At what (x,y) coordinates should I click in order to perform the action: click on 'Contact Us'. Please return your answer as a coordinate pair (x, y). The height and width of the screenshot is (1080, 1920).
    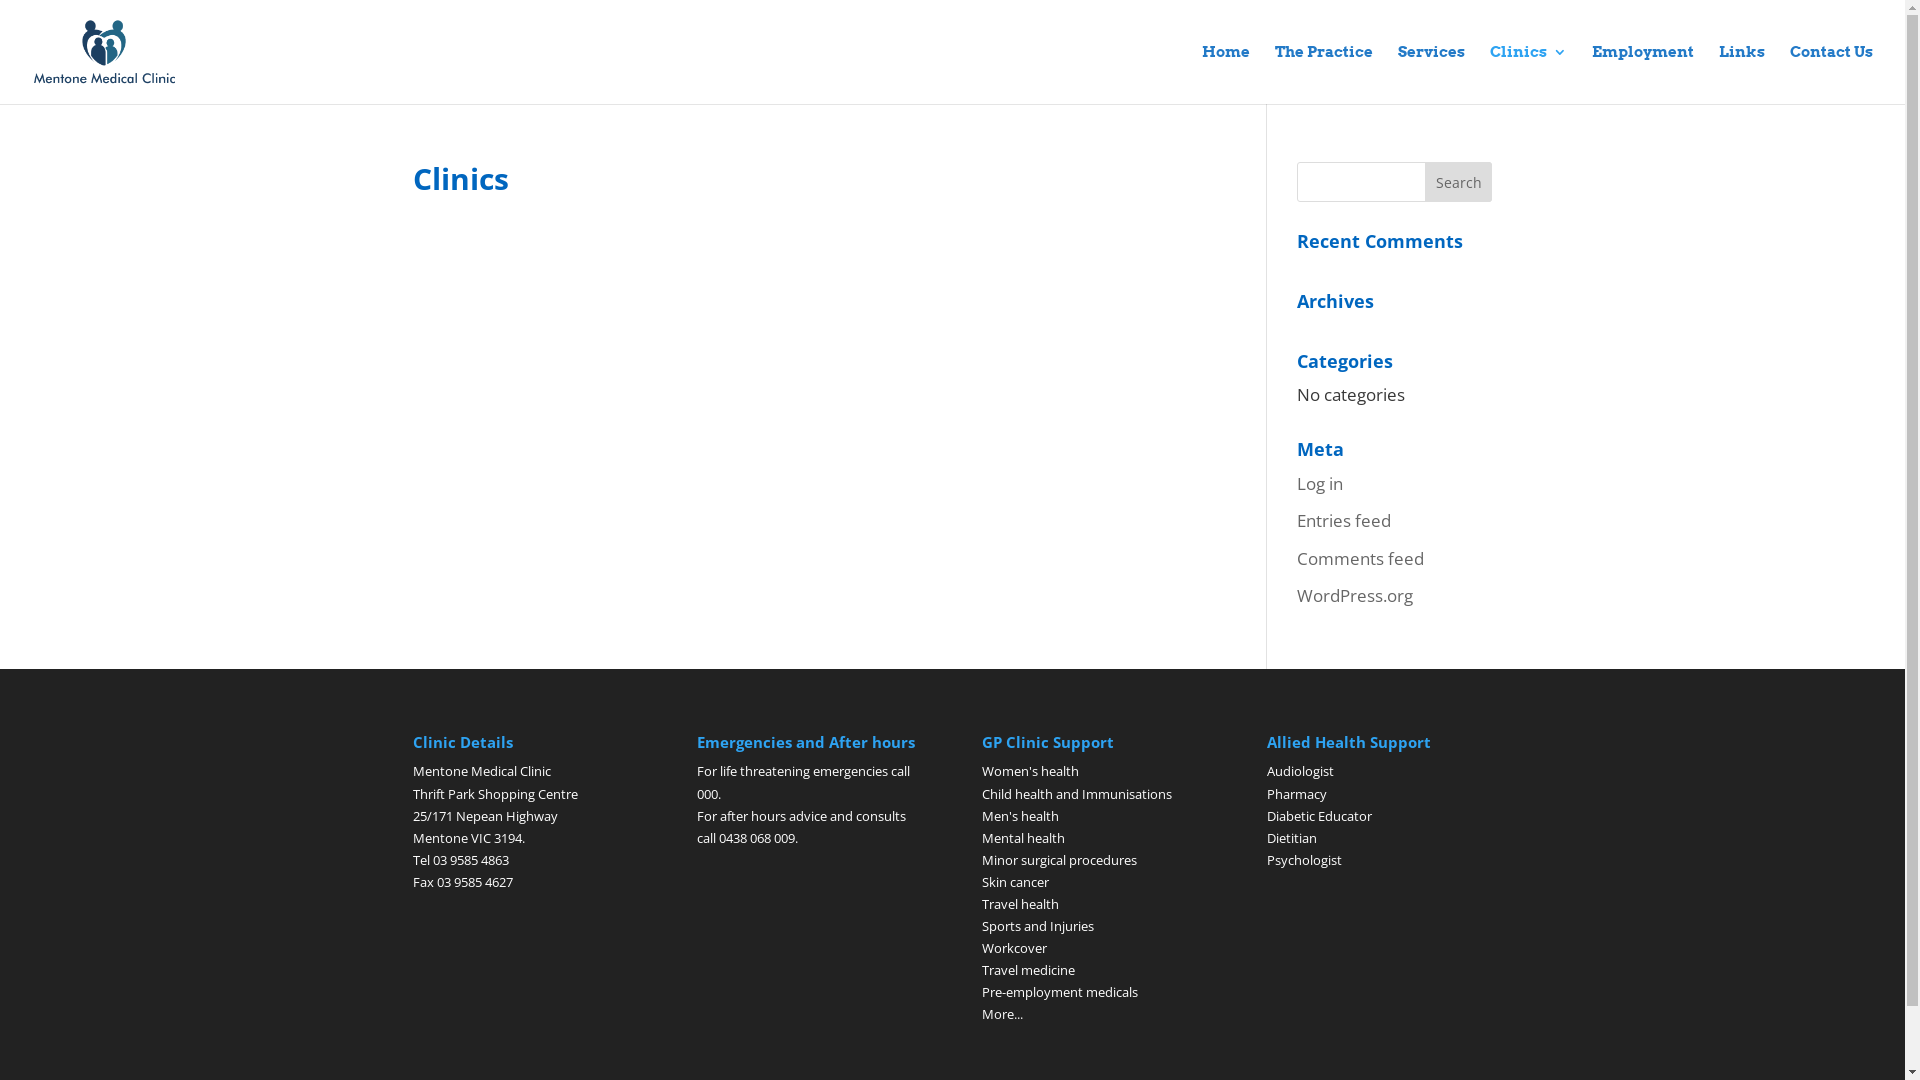
    Looking at the image, I should click on (1831, 73).